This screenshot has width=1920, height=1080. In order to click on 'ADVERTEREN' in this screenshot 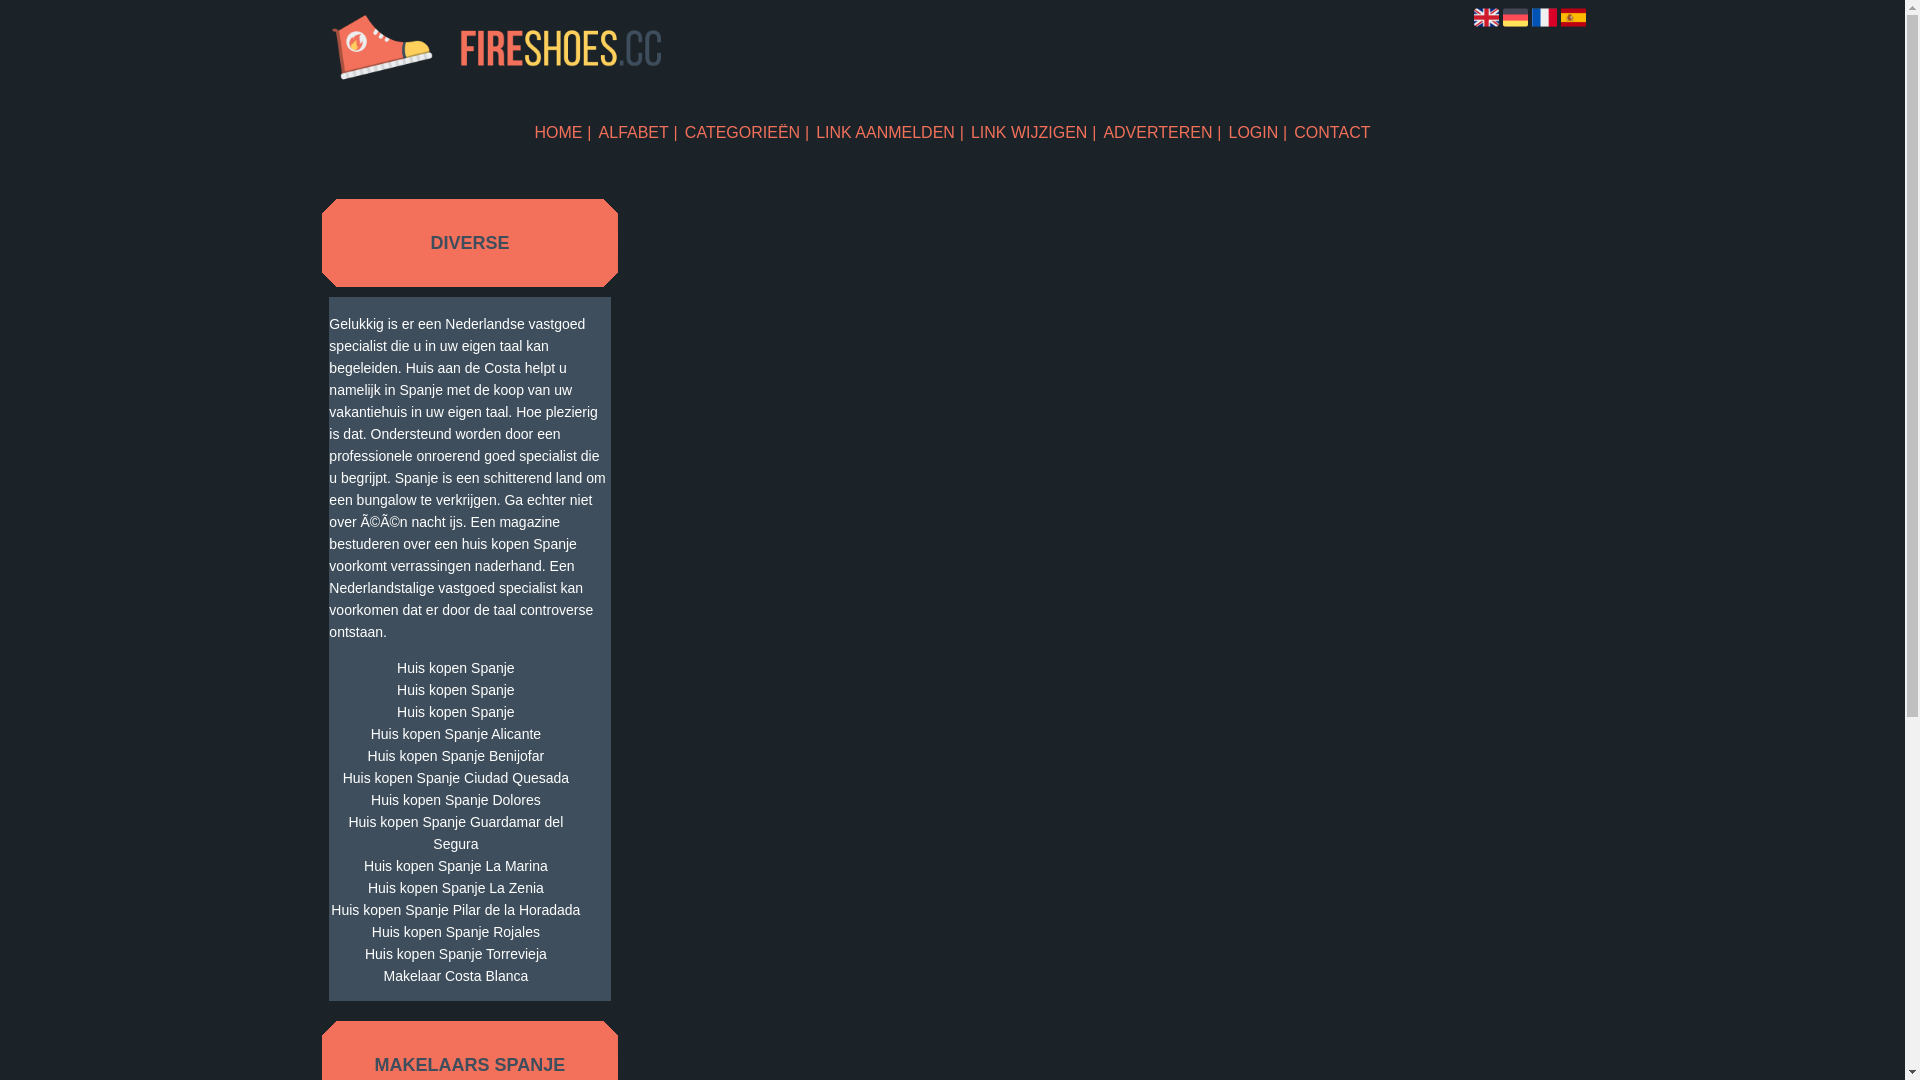, I will do `click(1161, 132)`.